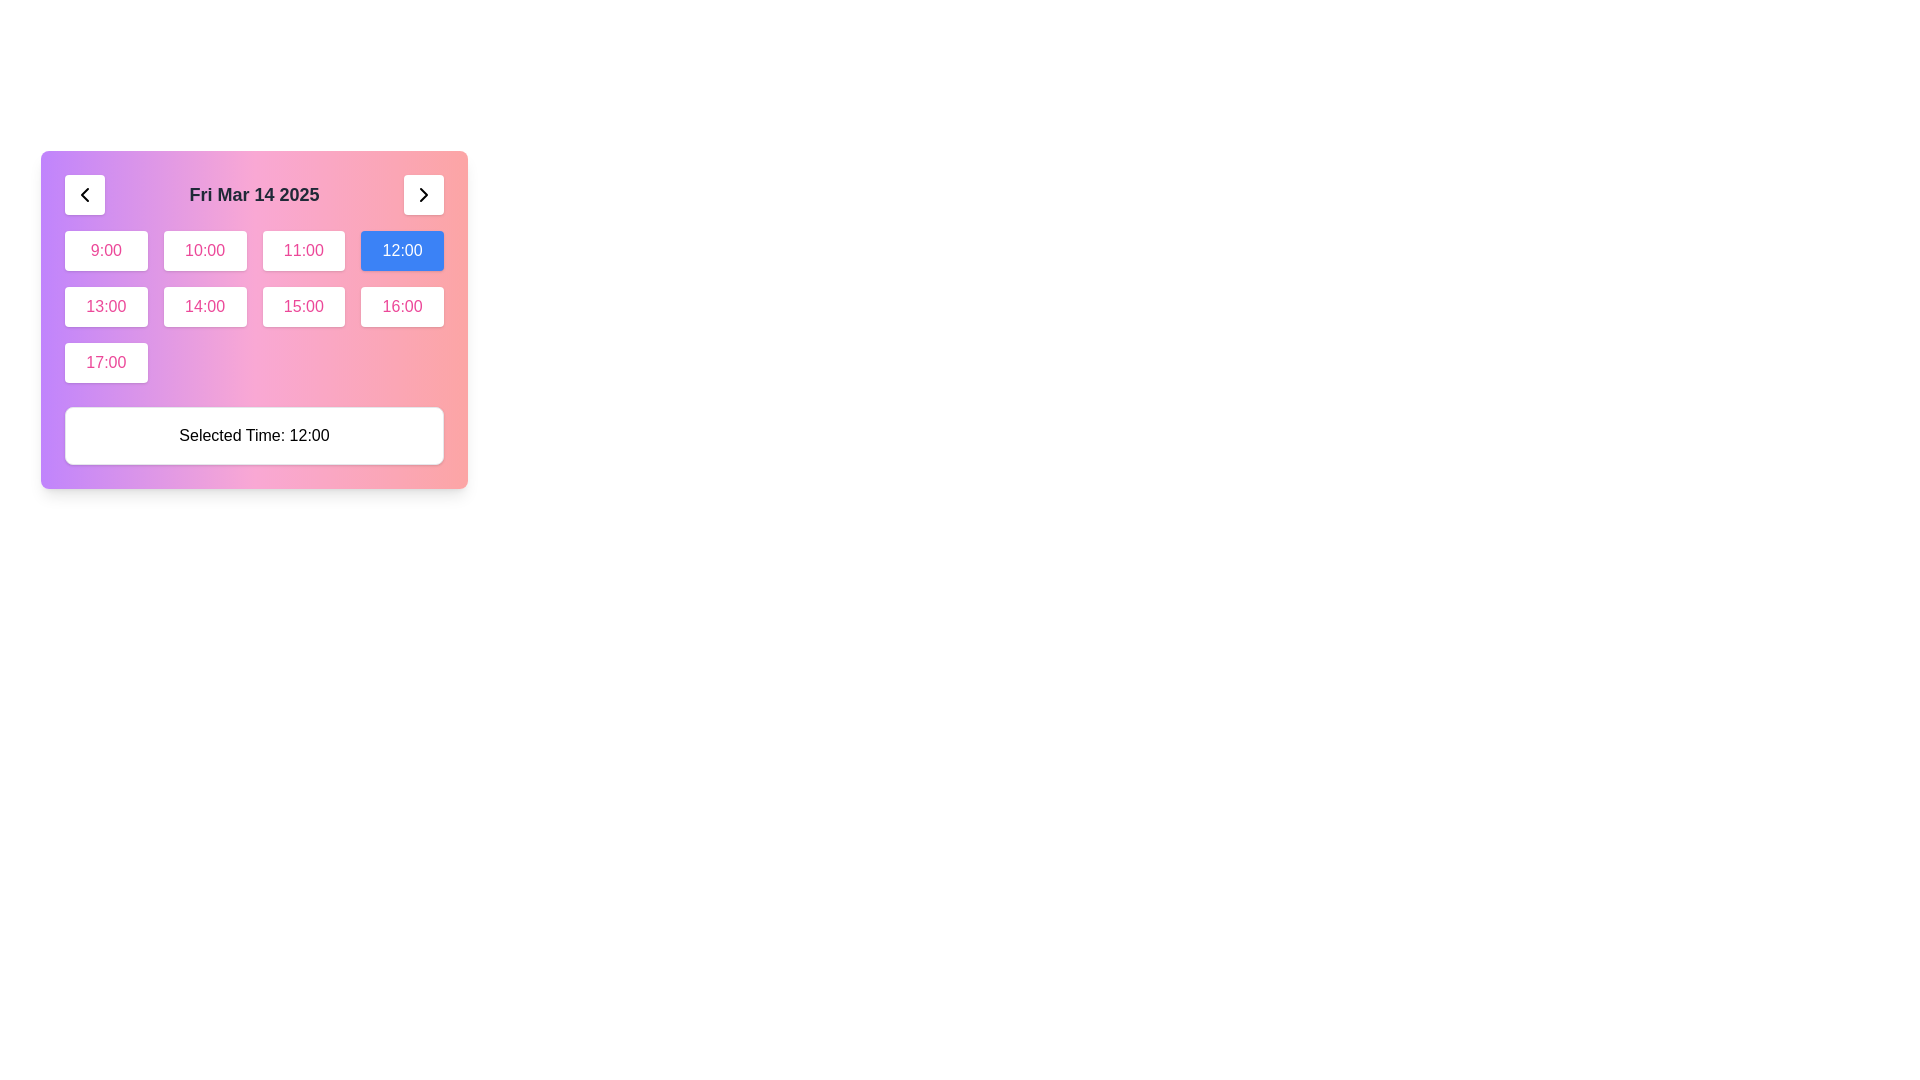 The width and height of the screenshot is (1920, 1080). Describe the element at coordinates (302, 307) in the screenshot. I see `the selectable time option button for 3:00 PM, located in the second row and third column of the grid layout` at that location.